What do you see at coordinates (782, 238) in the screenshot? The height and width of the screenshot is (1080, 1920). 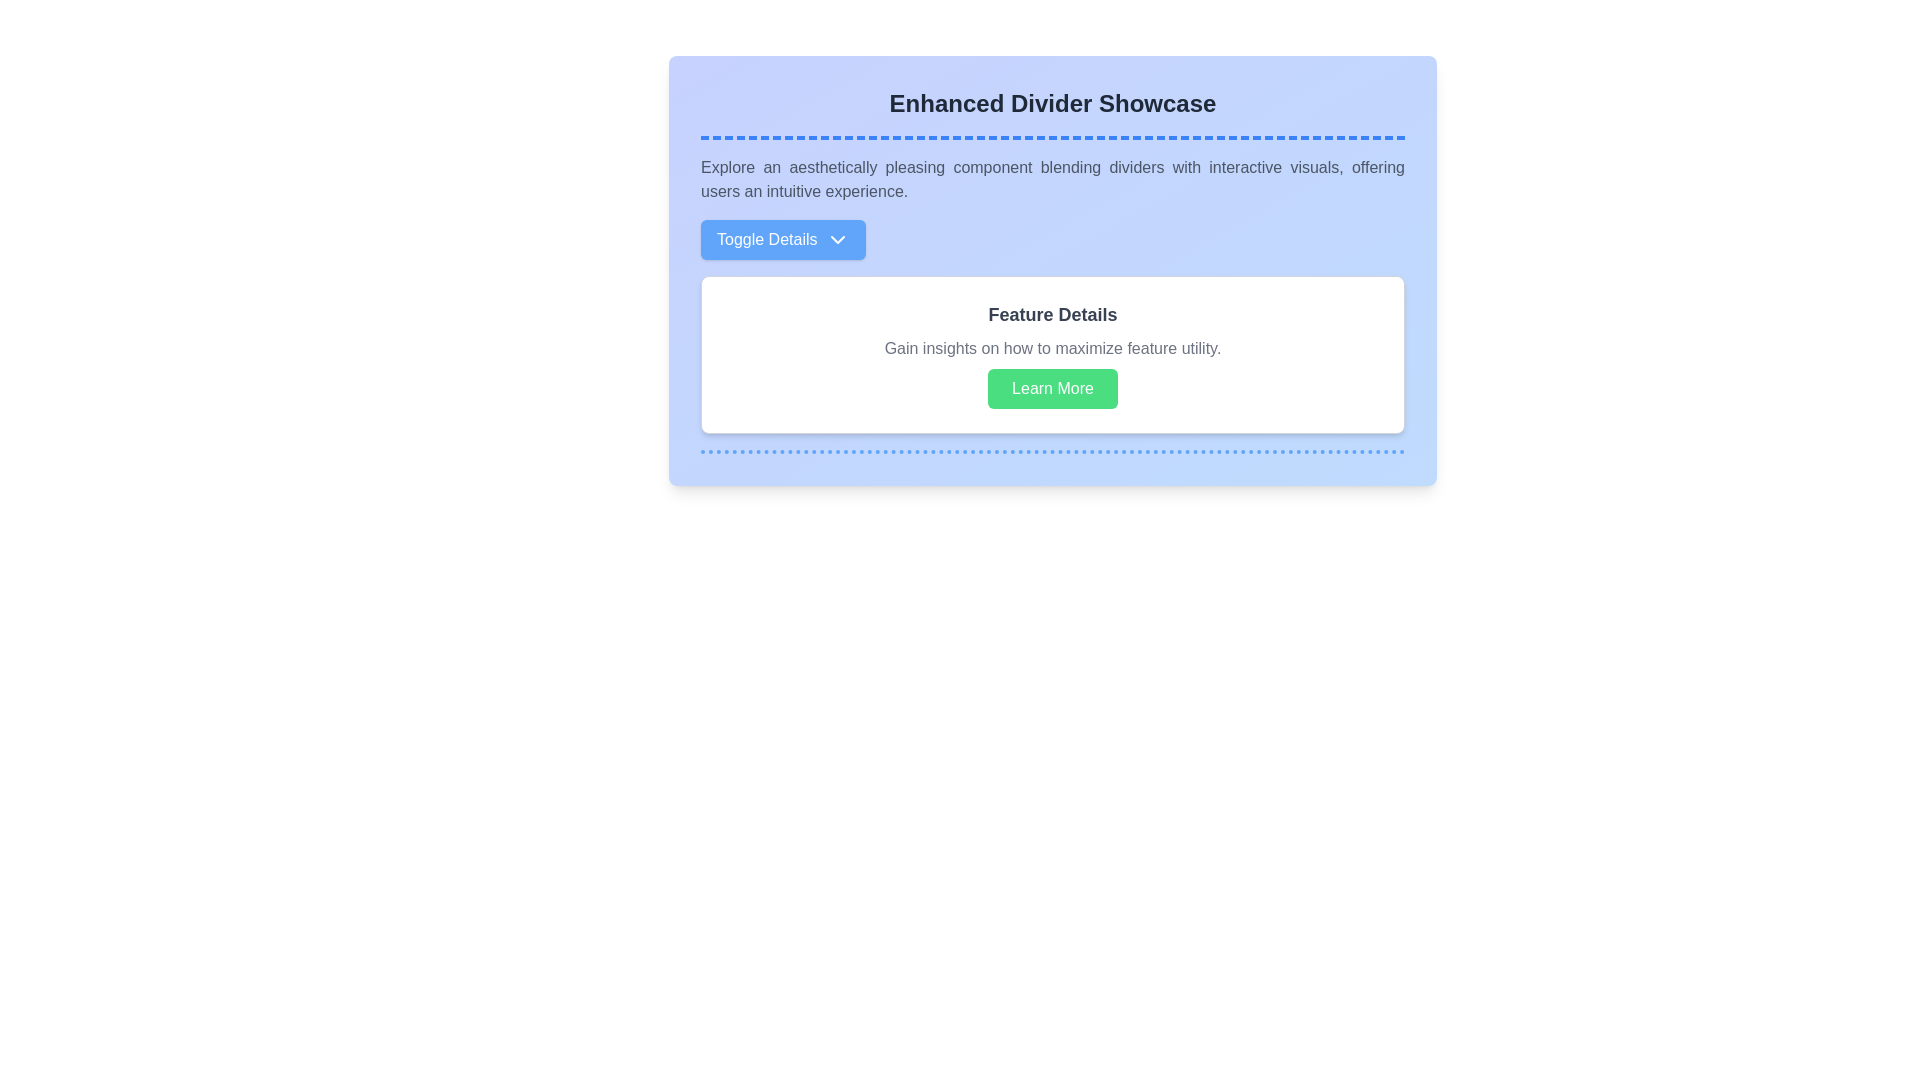 I see `the rectangular button with a blue background and white text that reads 'Toggle Details'` at bounding box center [782, 238].